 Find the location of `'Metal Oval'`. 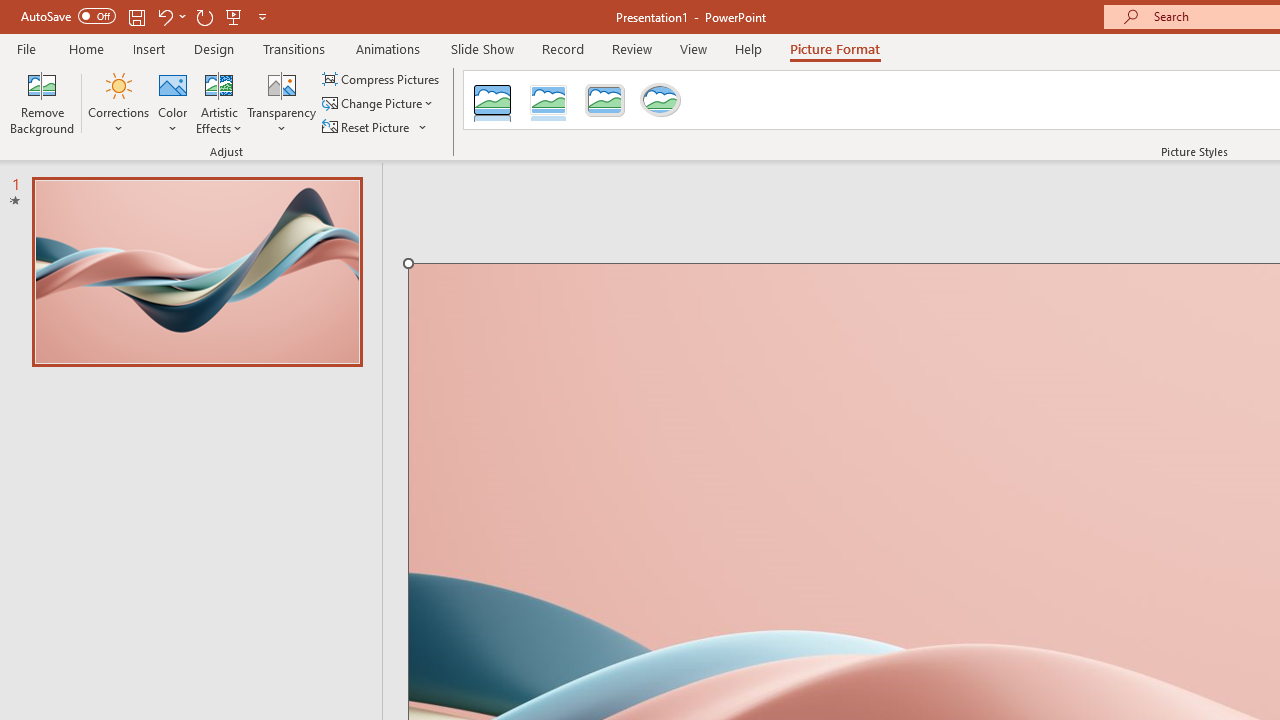

'Metal Oval' is located at coordinates (661, 100).